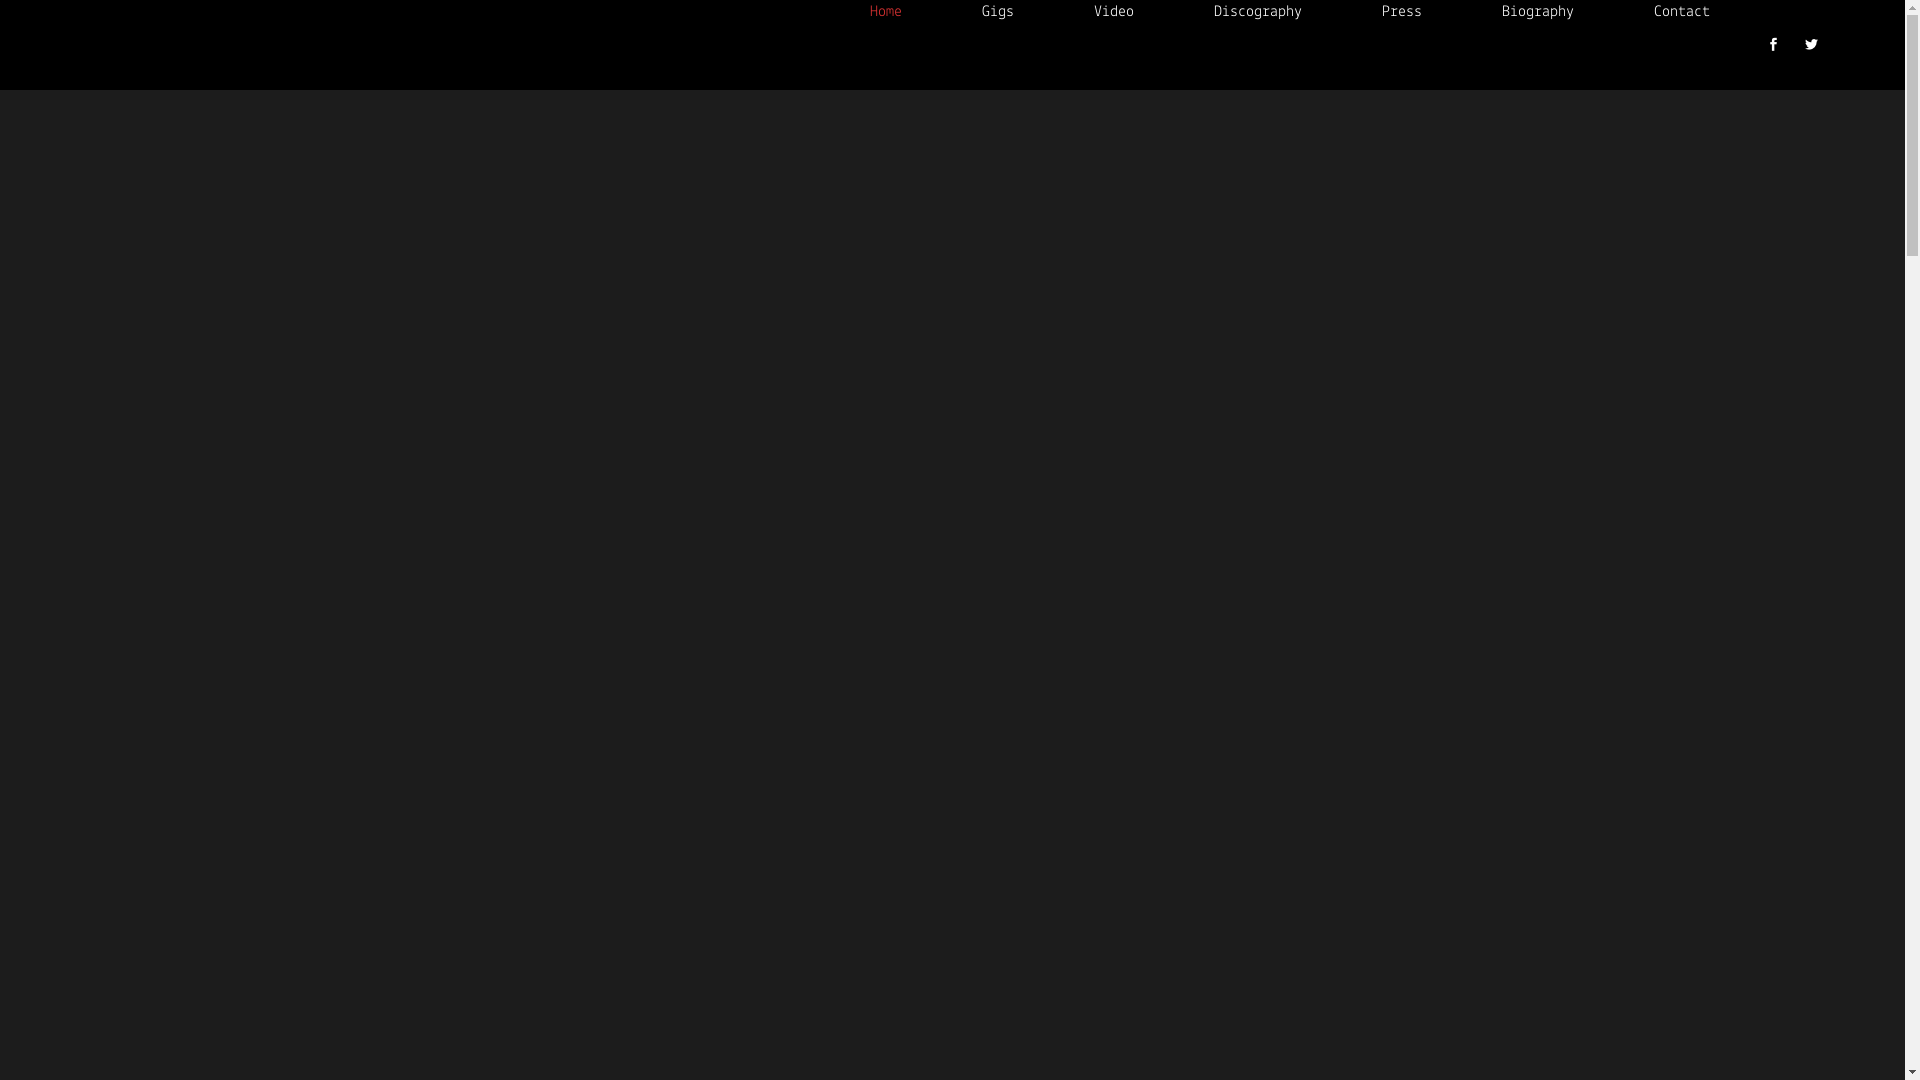  I want to click on 'Biography', so click(1536, 11).